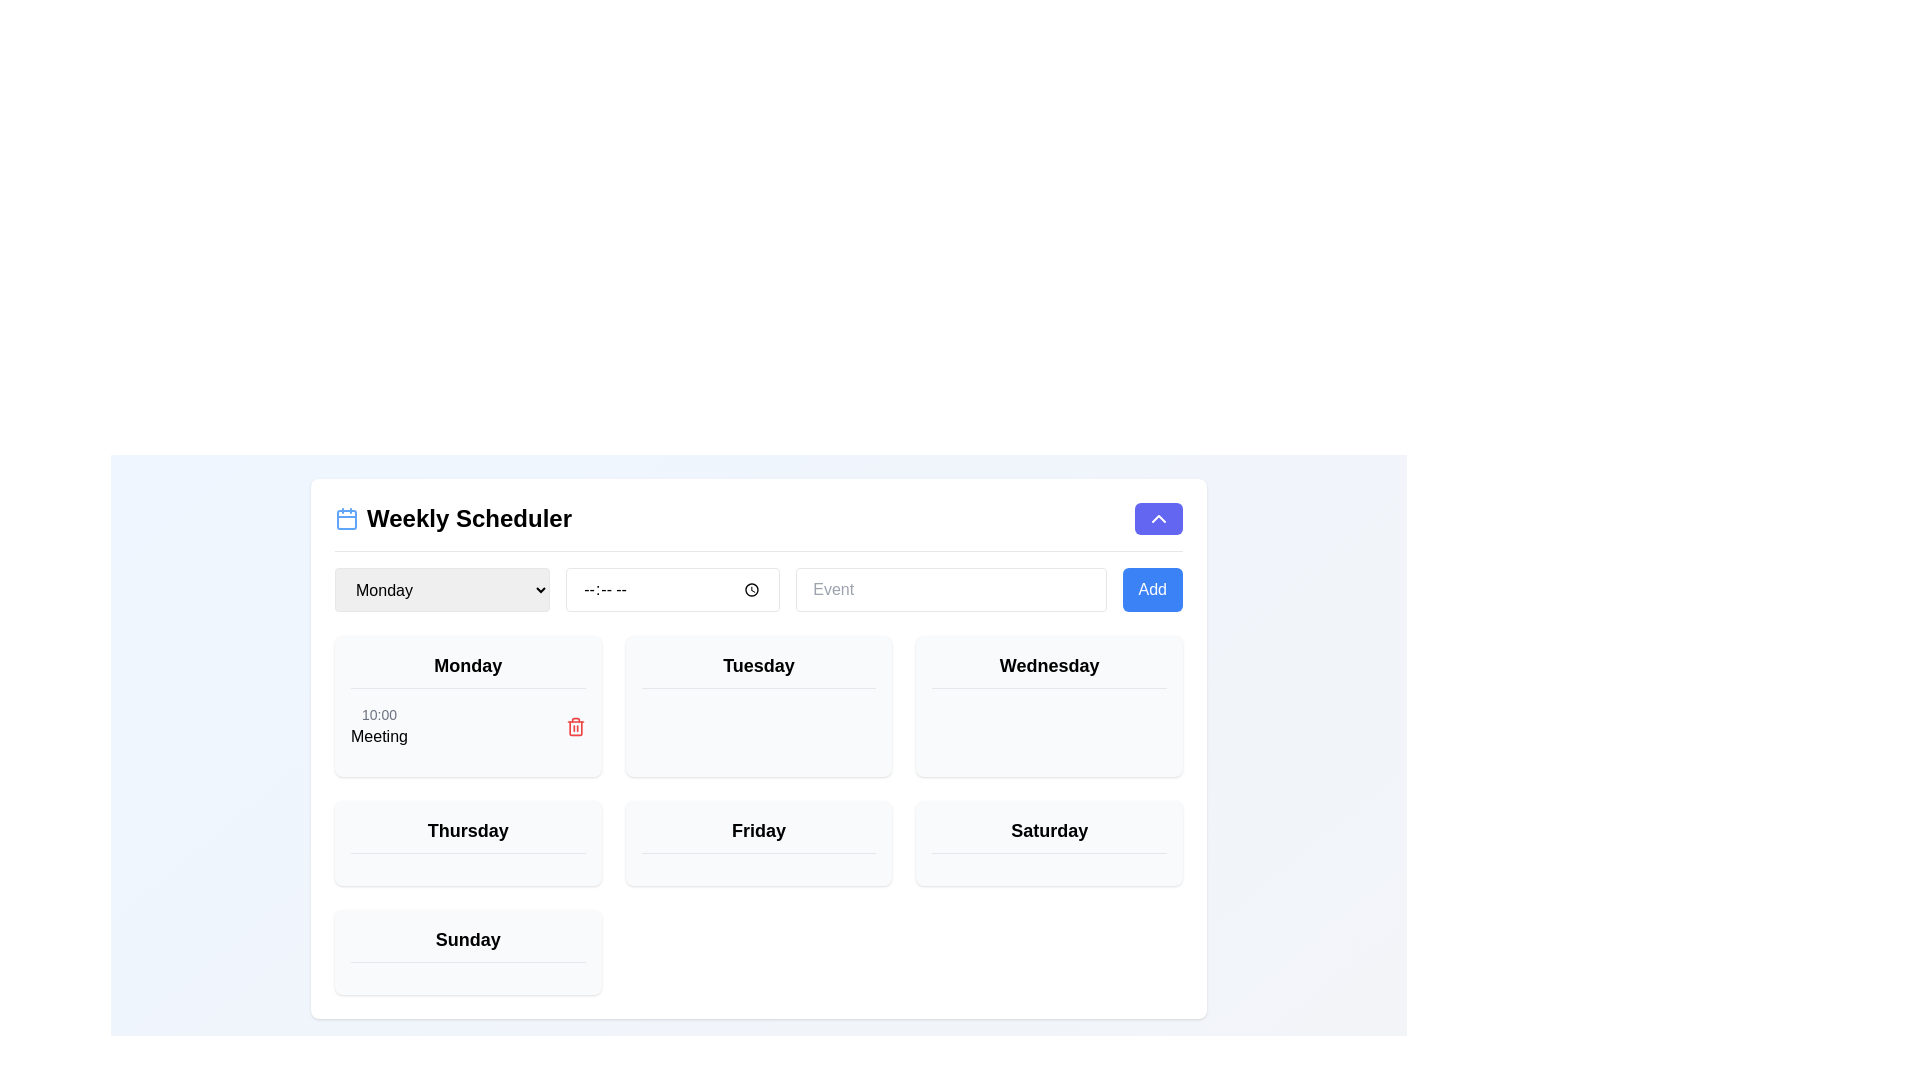 Image resolution: width=1920 pixels, height=1080 pixels. I want to click on the collapse button located in the upper-right corner of the 'Weekly Scheduler' section to minimize it, so click(1158, 518).